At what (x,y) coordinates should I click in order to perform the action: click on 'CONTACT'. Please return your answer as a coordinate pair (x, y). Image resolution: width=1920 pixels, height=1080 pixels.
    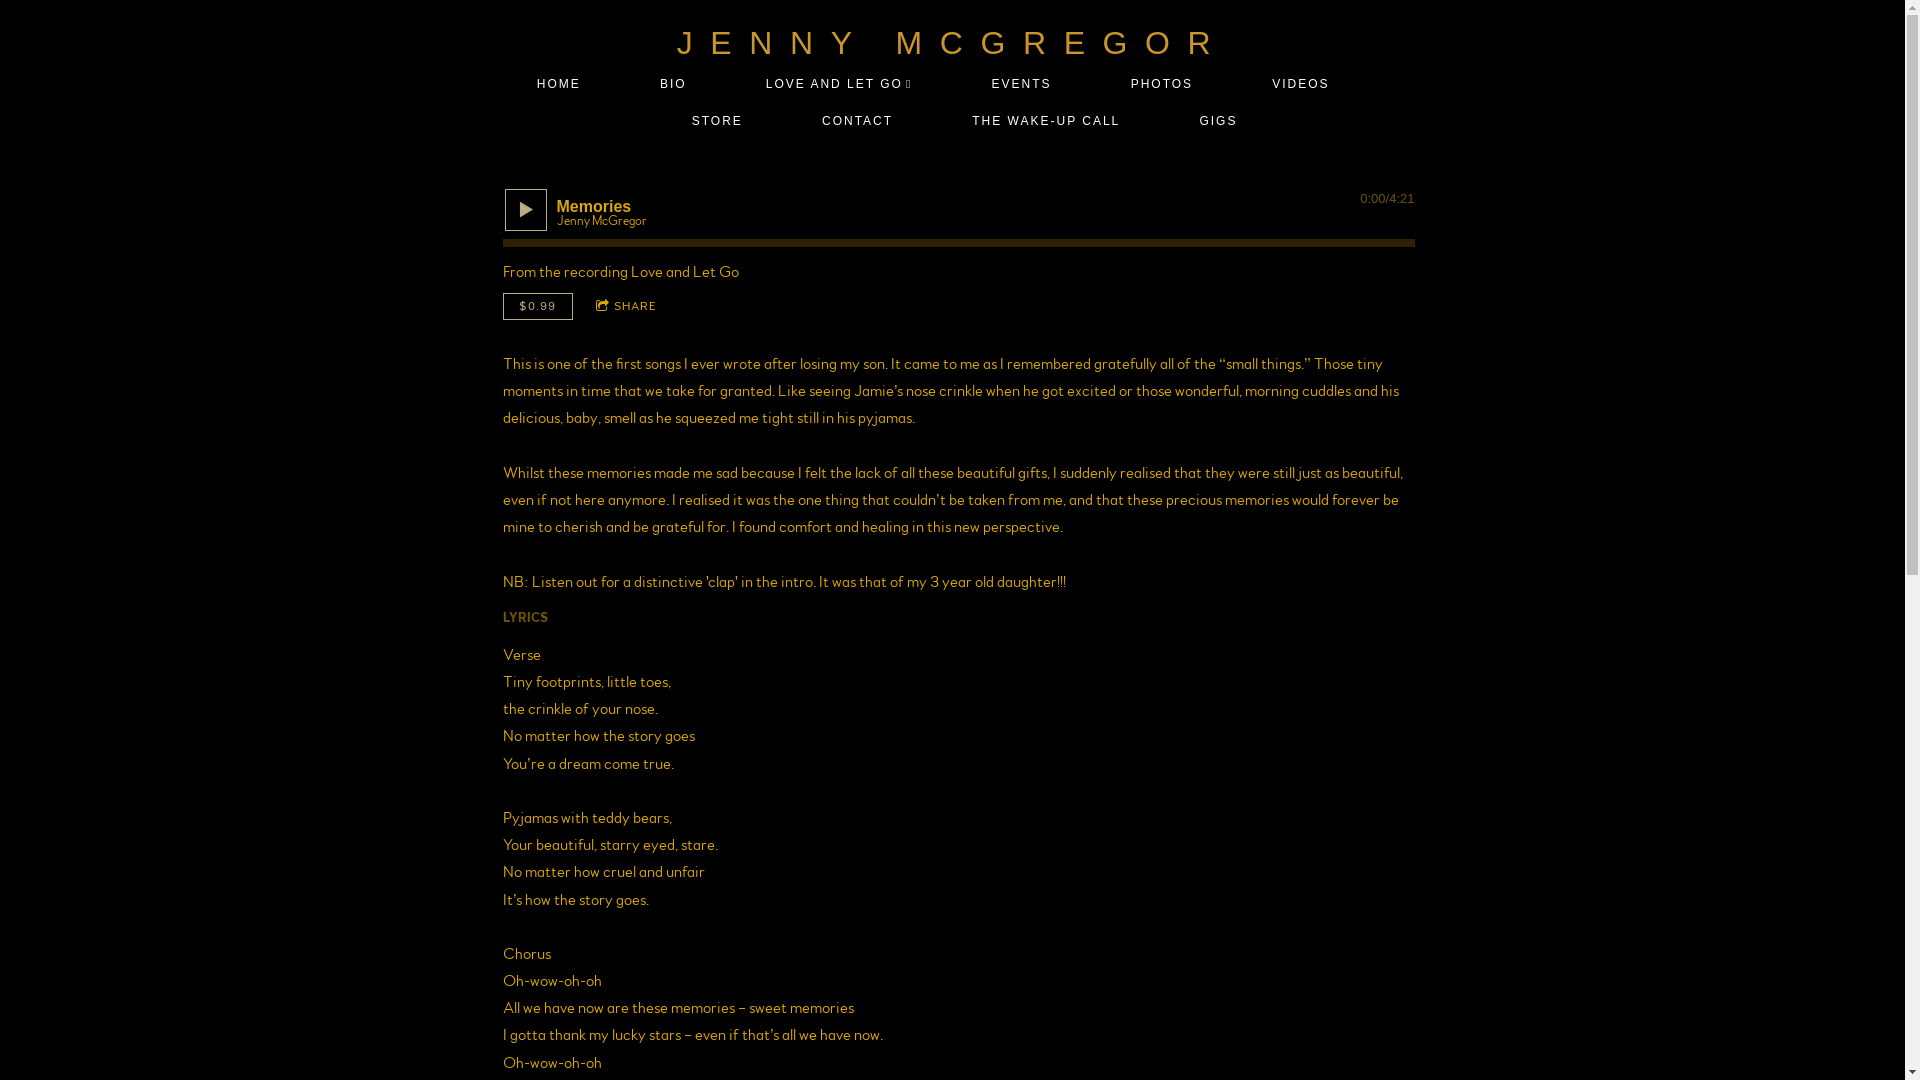
    Looking at the image, I should click on (858, 121).